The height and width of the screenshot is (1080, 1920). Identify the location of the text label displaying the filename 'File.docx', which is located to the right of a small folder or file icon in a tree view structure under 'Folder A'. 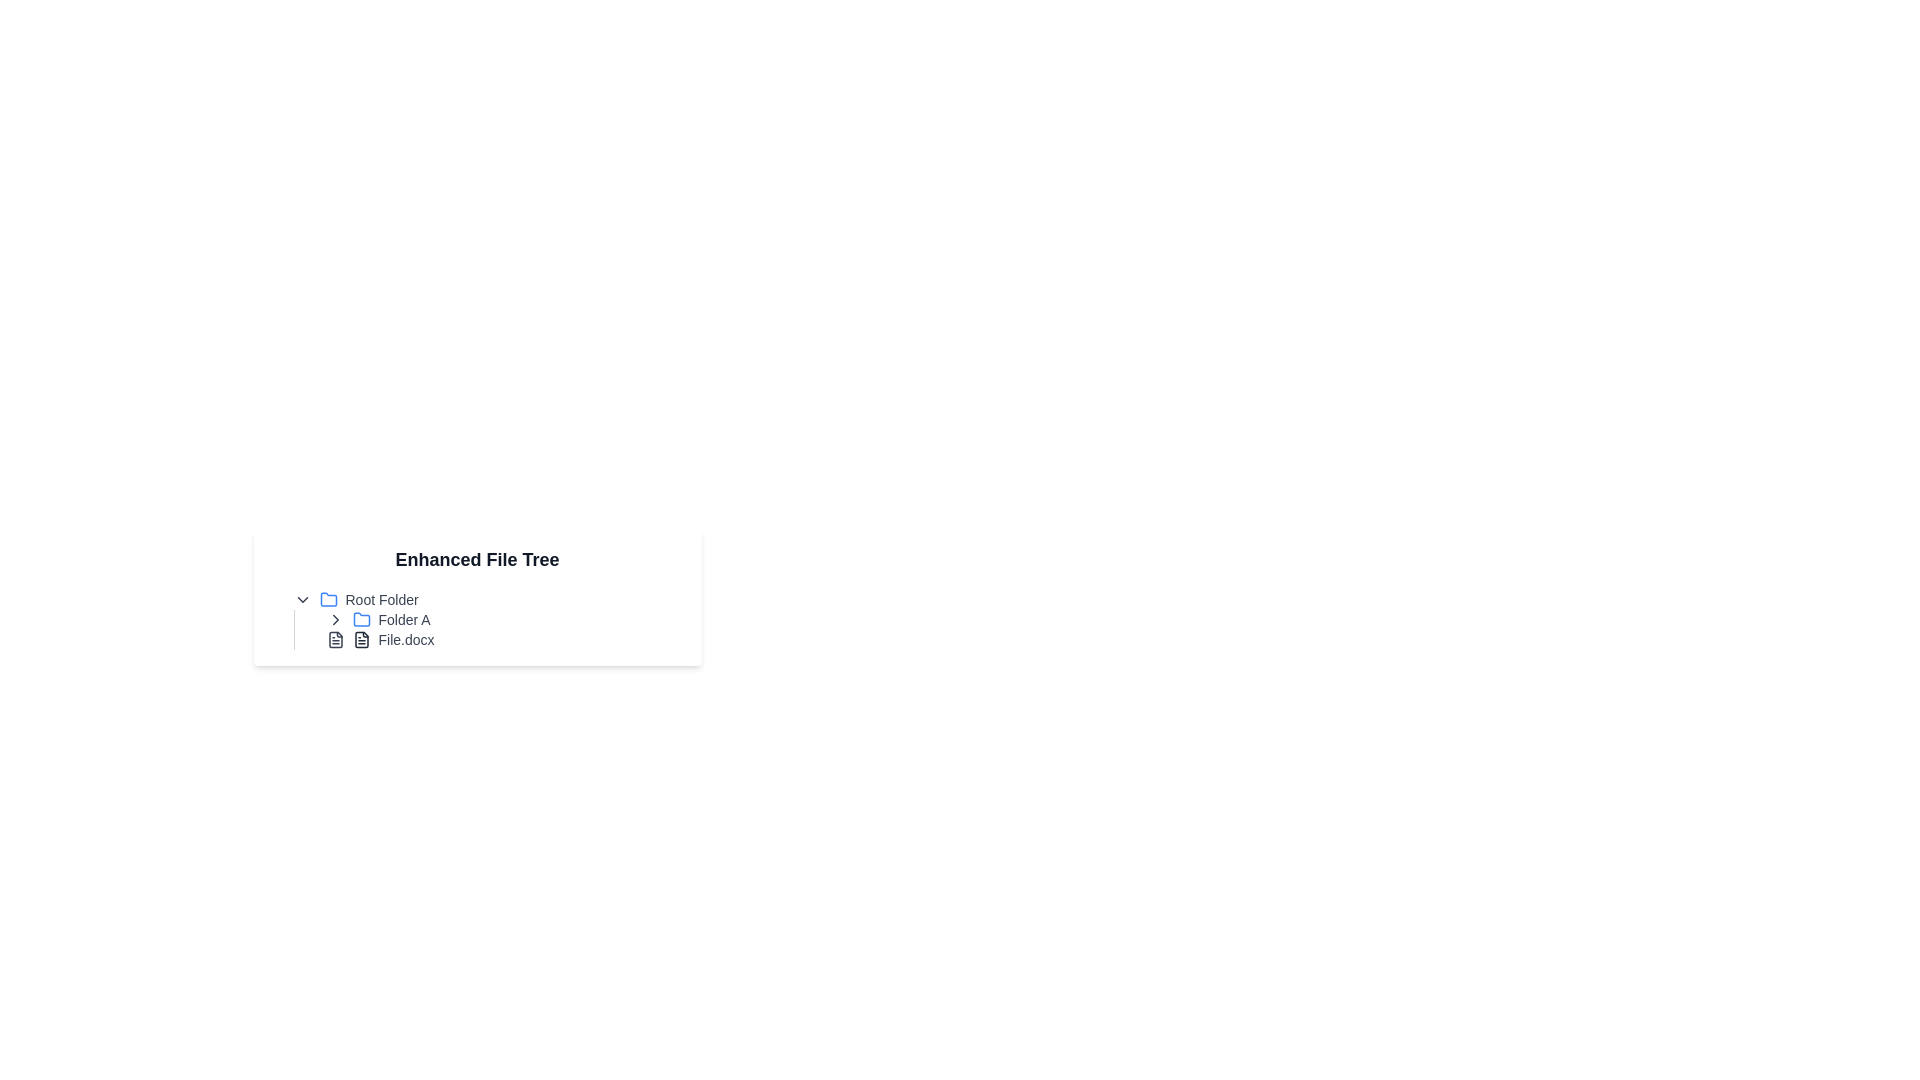
(405, 640).